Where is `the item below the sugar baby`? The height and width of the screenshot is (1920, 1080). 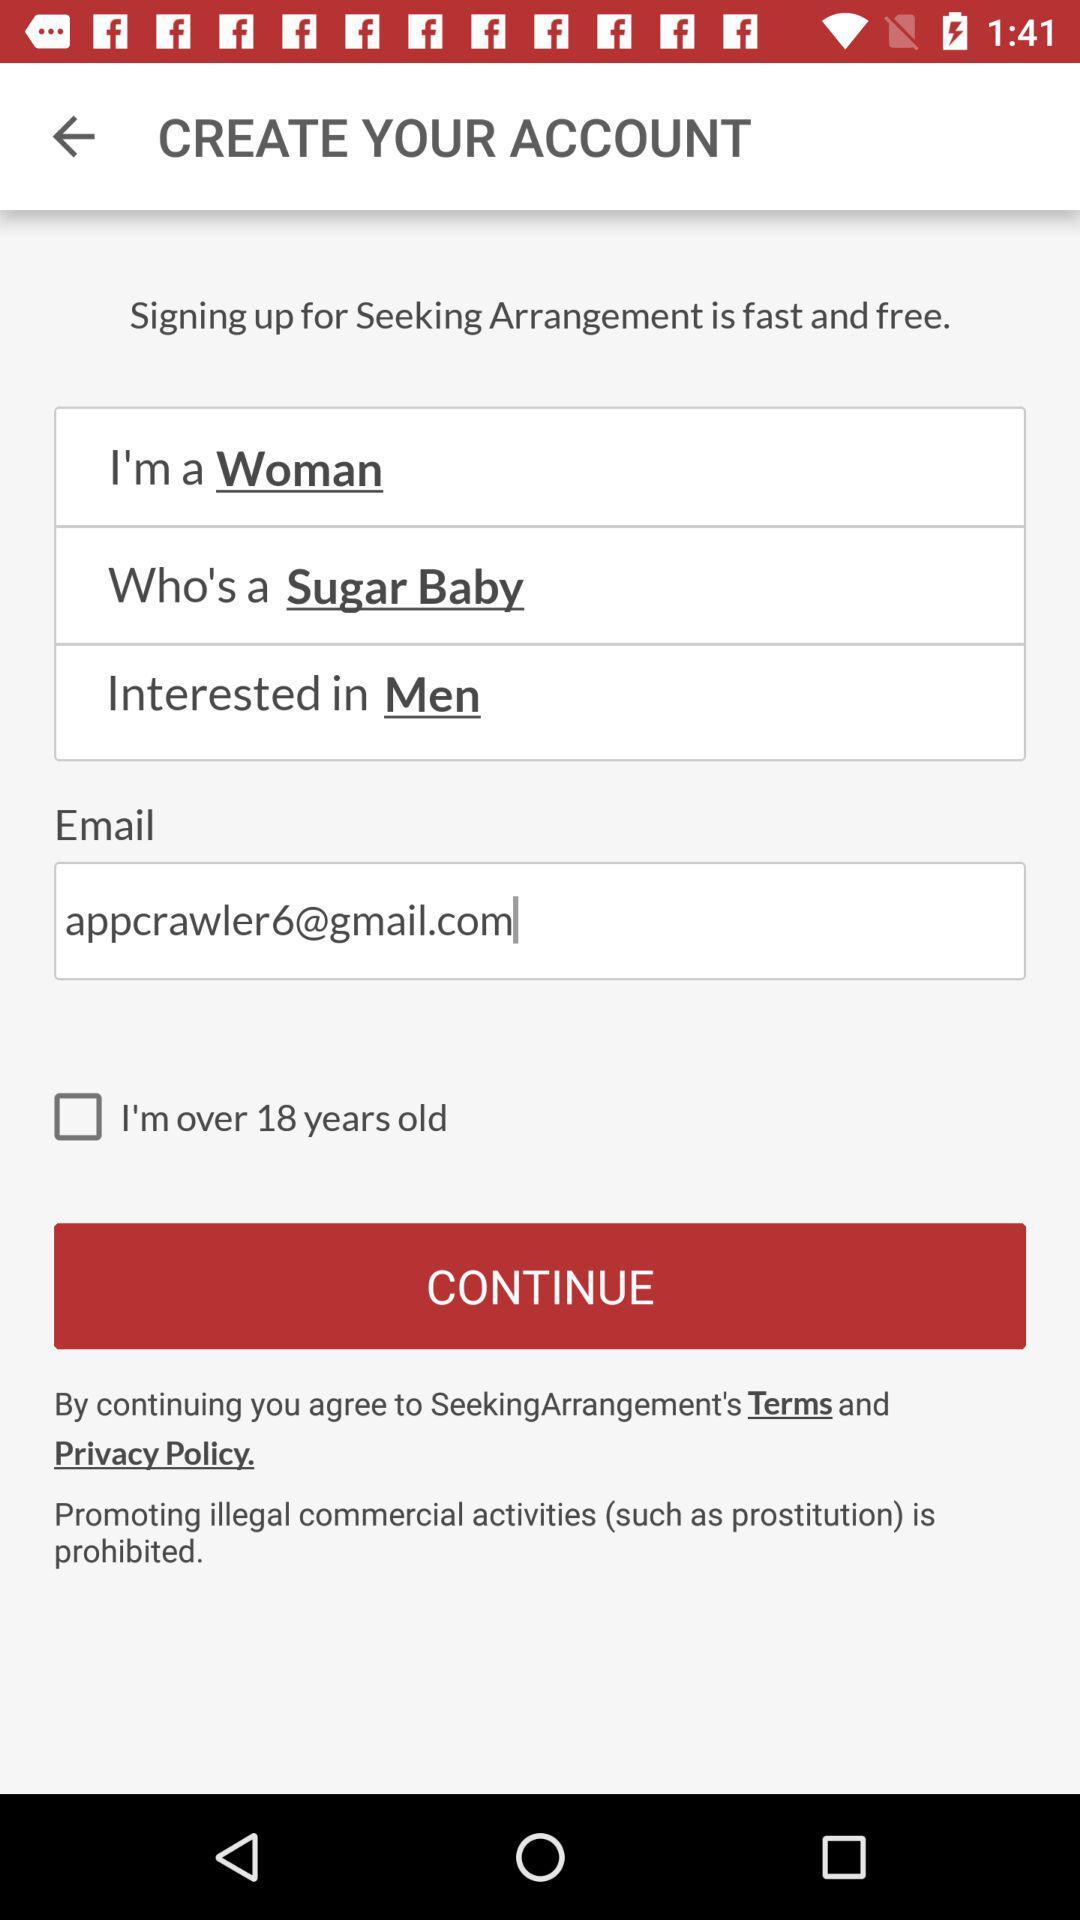 the item below the sugar baby is located at coordinates (540, 644).